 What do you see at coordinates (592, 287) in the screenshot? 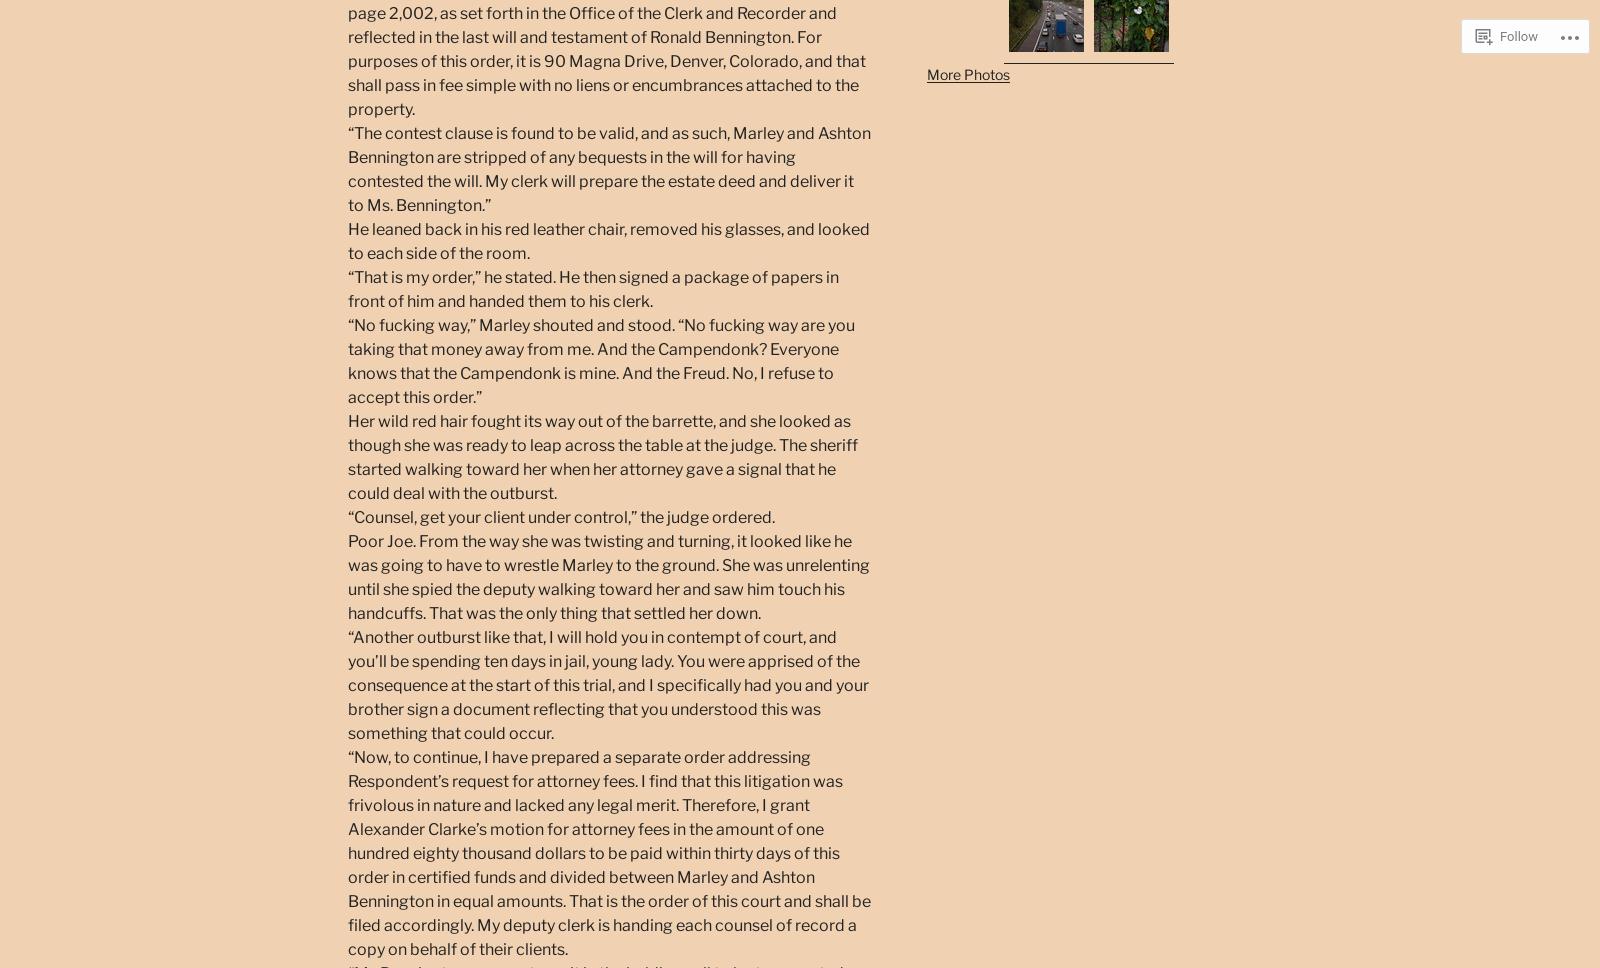
I see `'“That is my order,” he stated. He then signed a package of papers in front of him and handed them to his clerk.'` at bounding box center [592, 287].